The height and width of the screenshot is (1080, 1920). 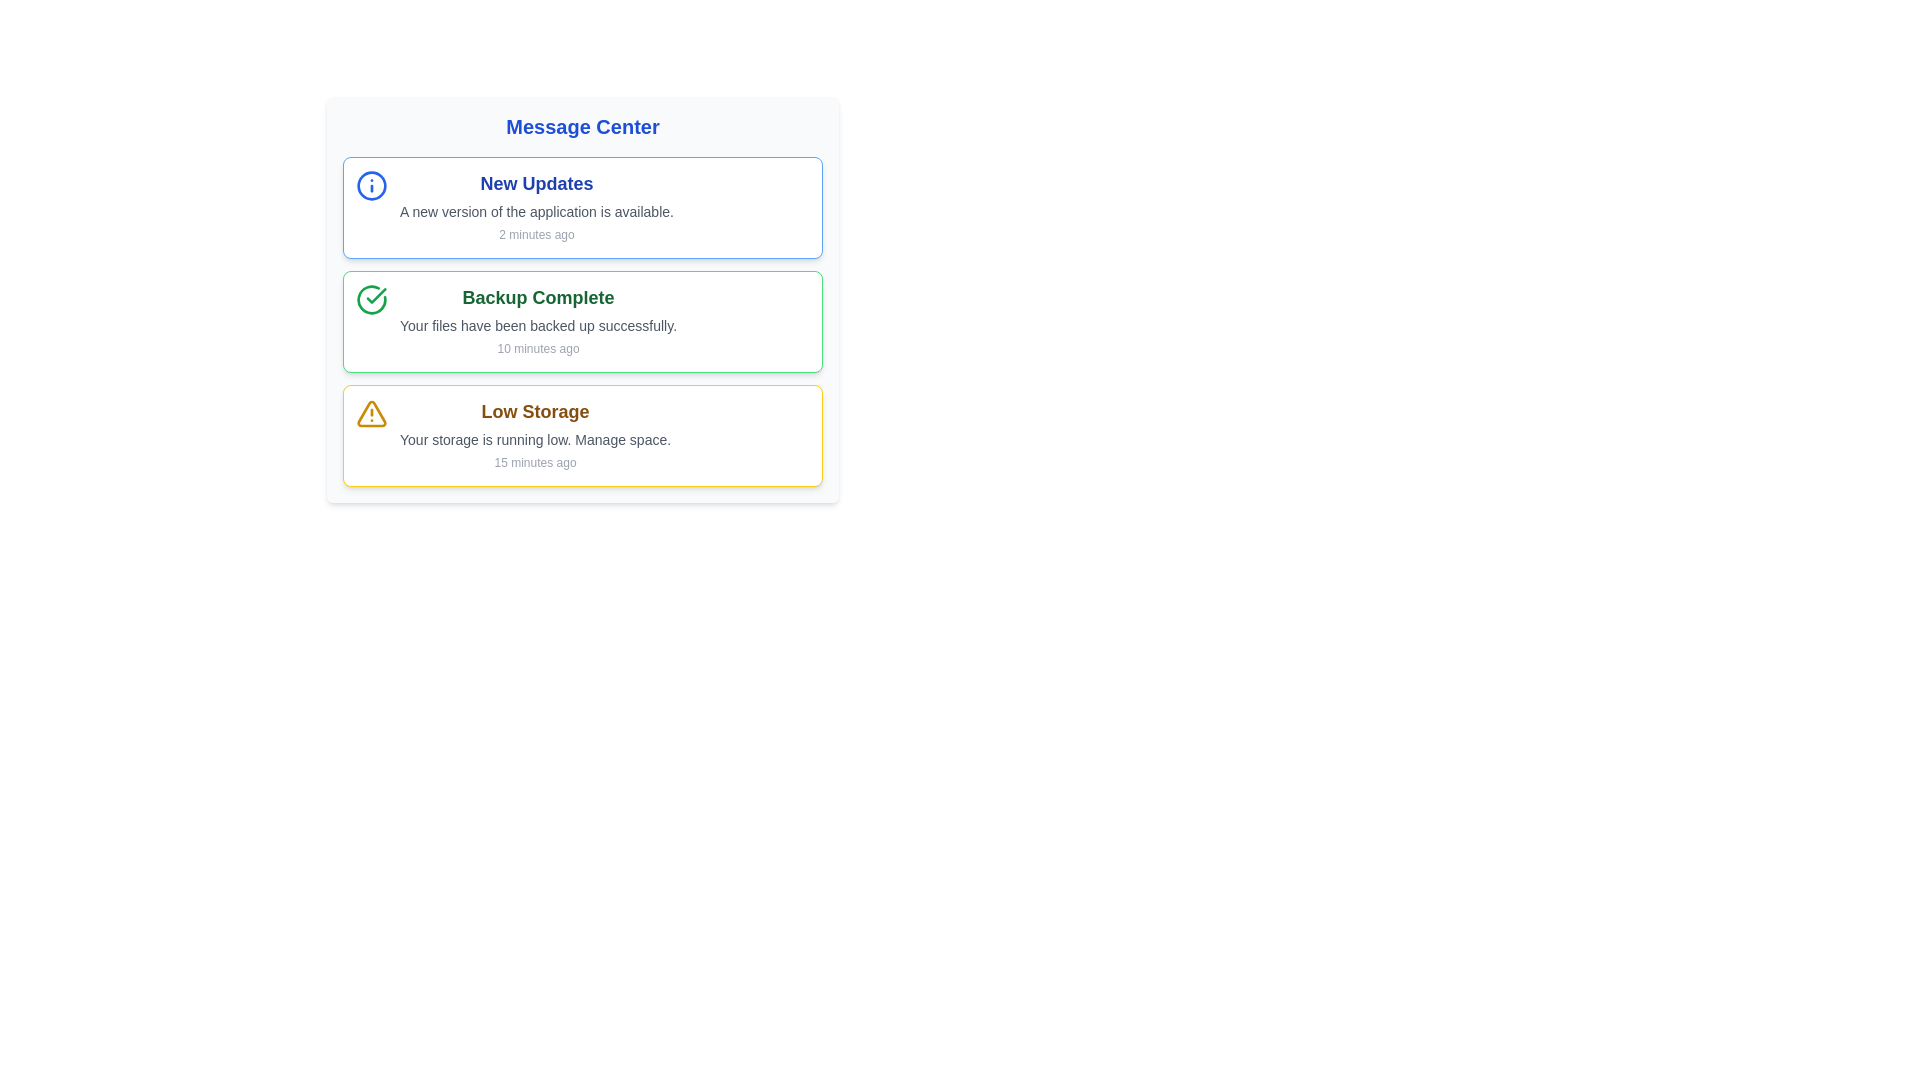 What do you see at coordinates (537, 234) in the screenshot?
I see `timestamp text label located at the bottom-right of the 'New Updates' card, beneath the description text 'A new version of the application is available.'` at bounding box center [537, 234].